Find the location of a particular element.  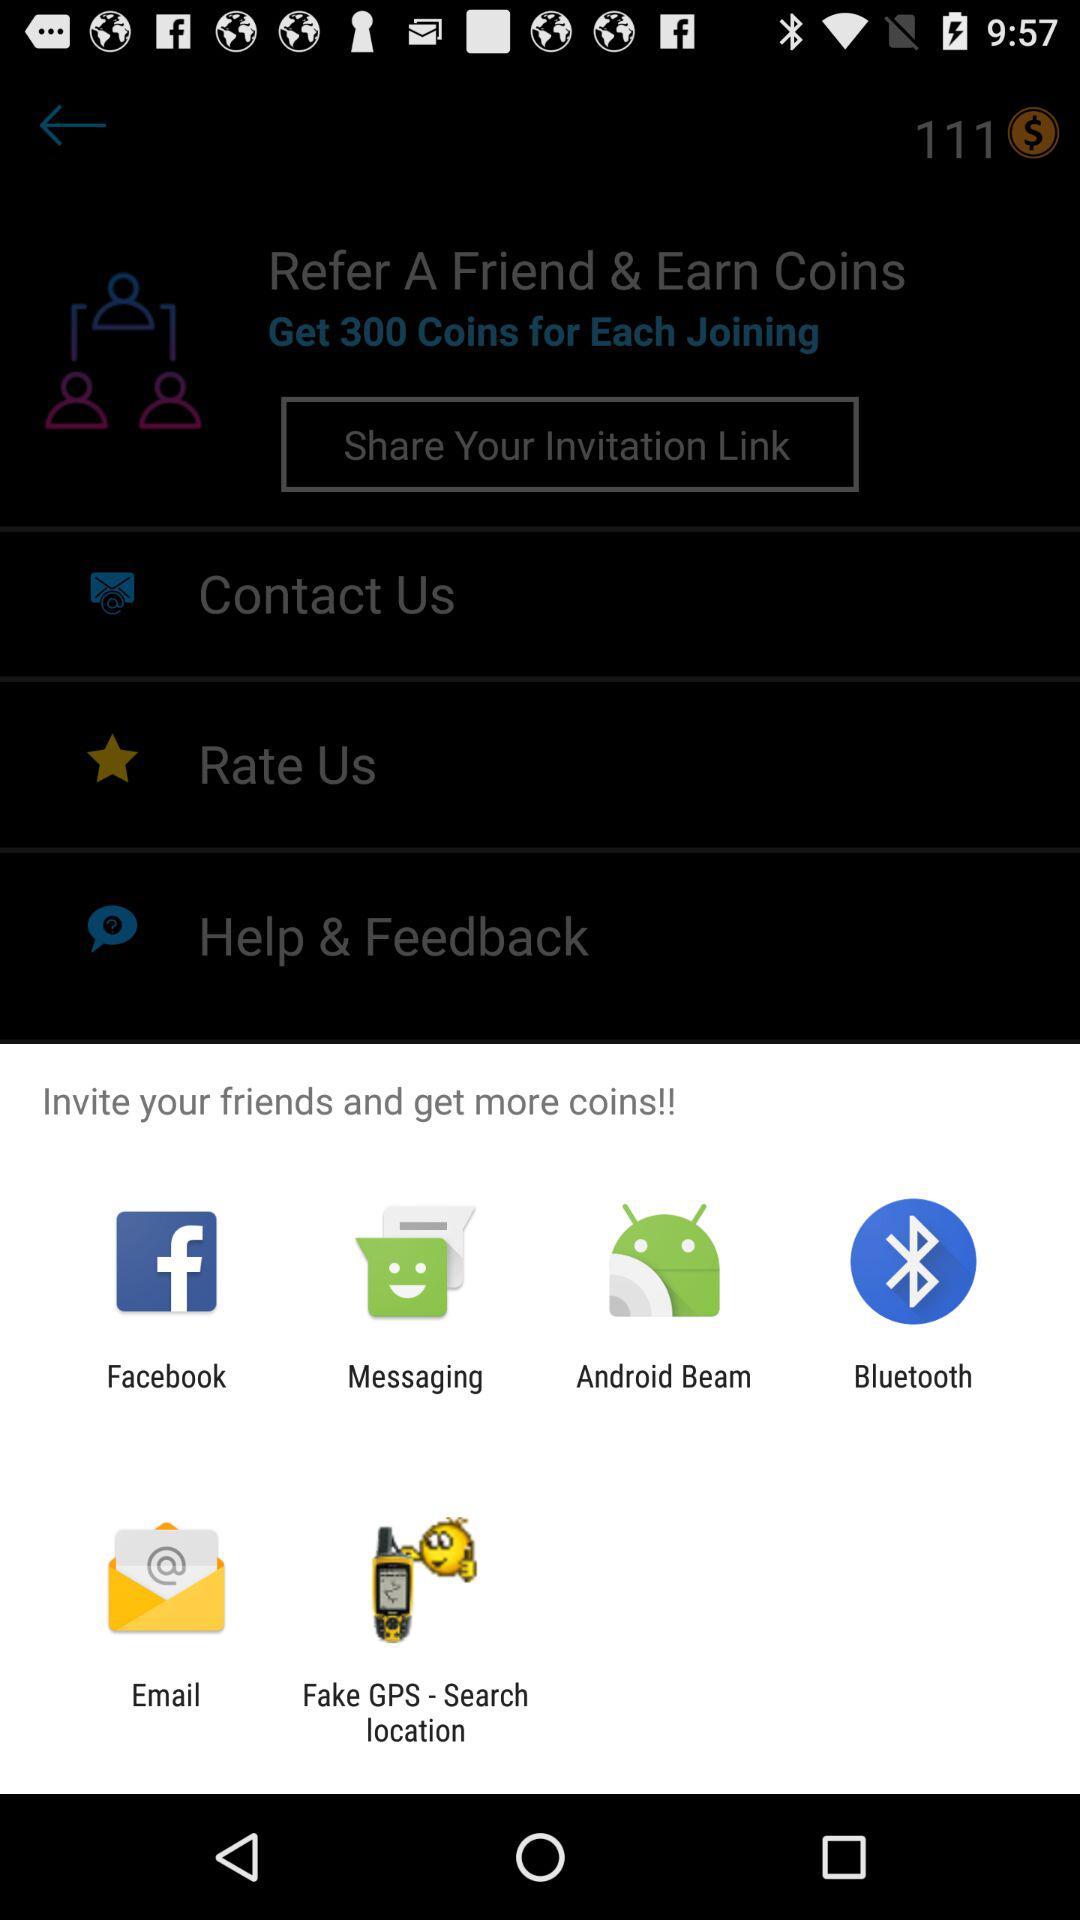

the icon next to the facebook app is located at coordinates (414, 1392).